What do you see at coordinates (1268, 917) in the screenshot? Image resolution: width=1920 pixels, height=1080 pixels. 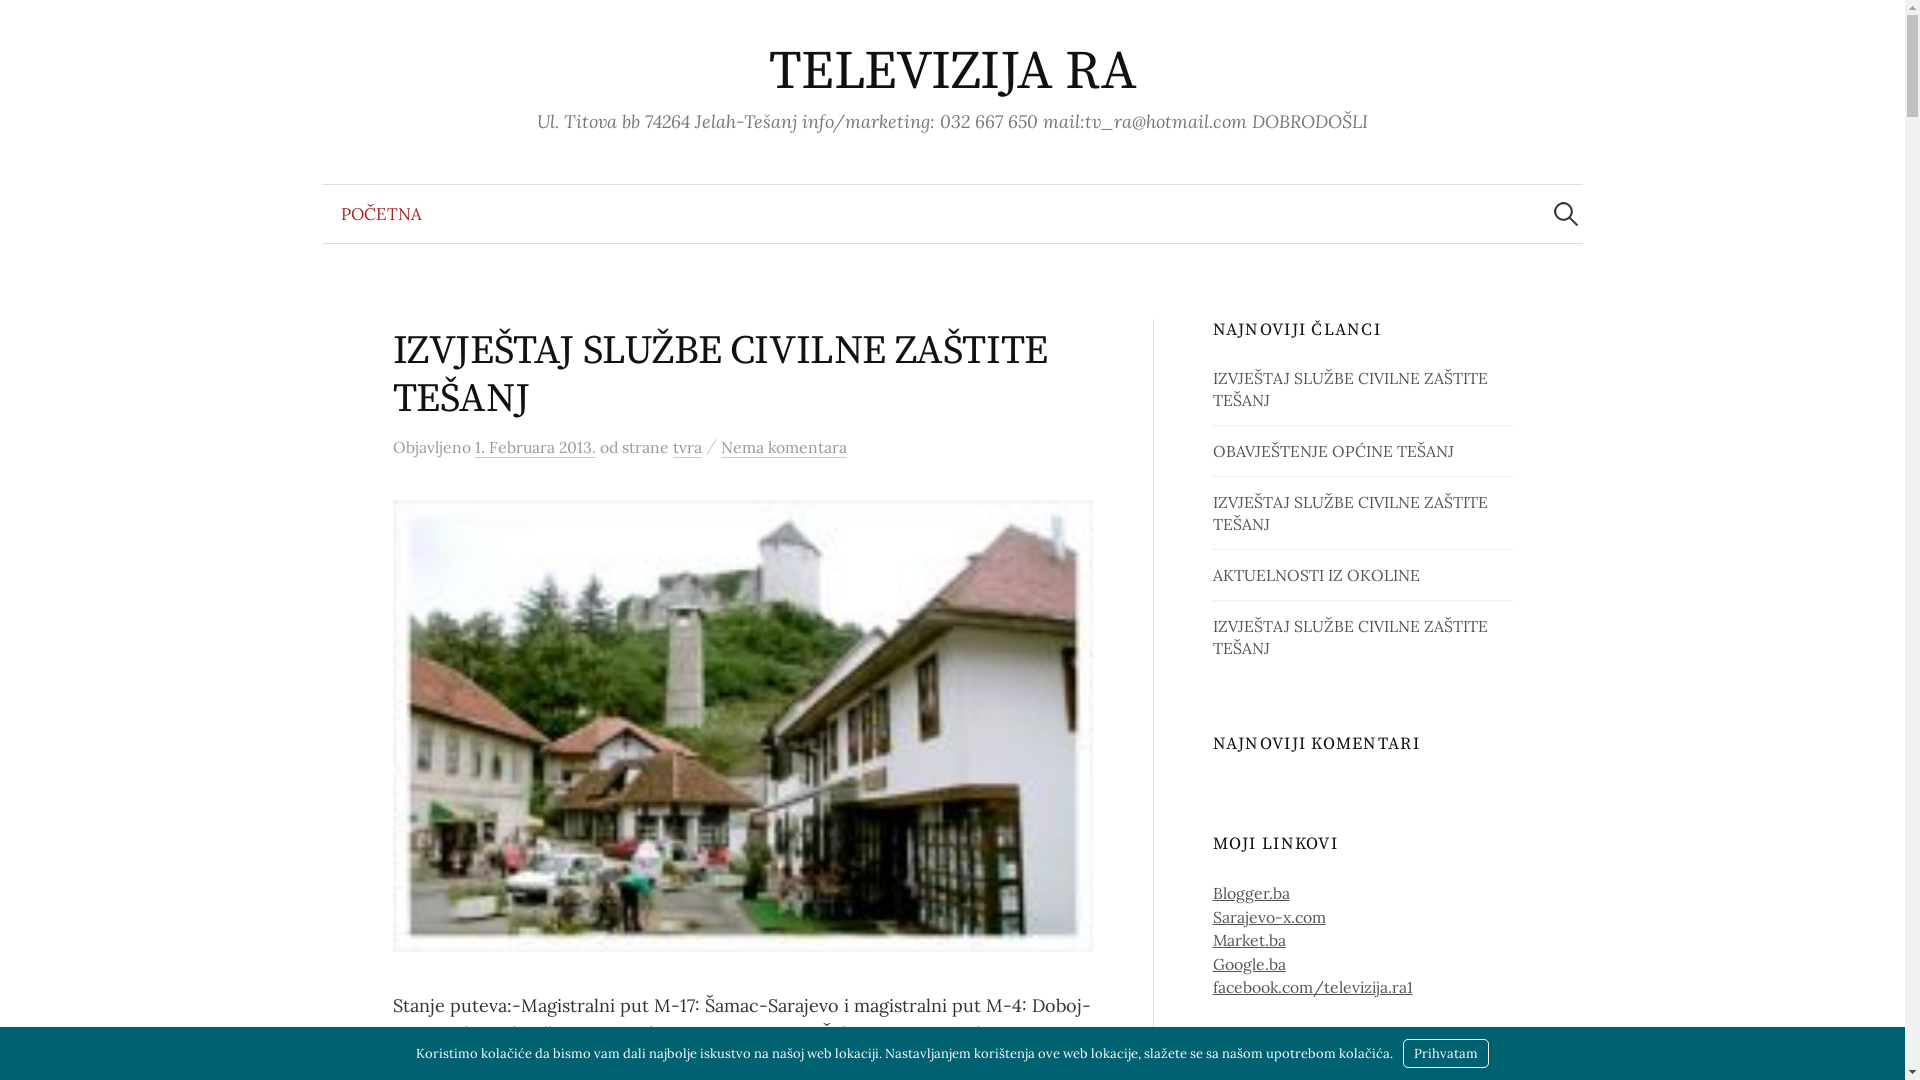 I see `'Sarajevo-x.com'` at bounding box center [1268, 917].